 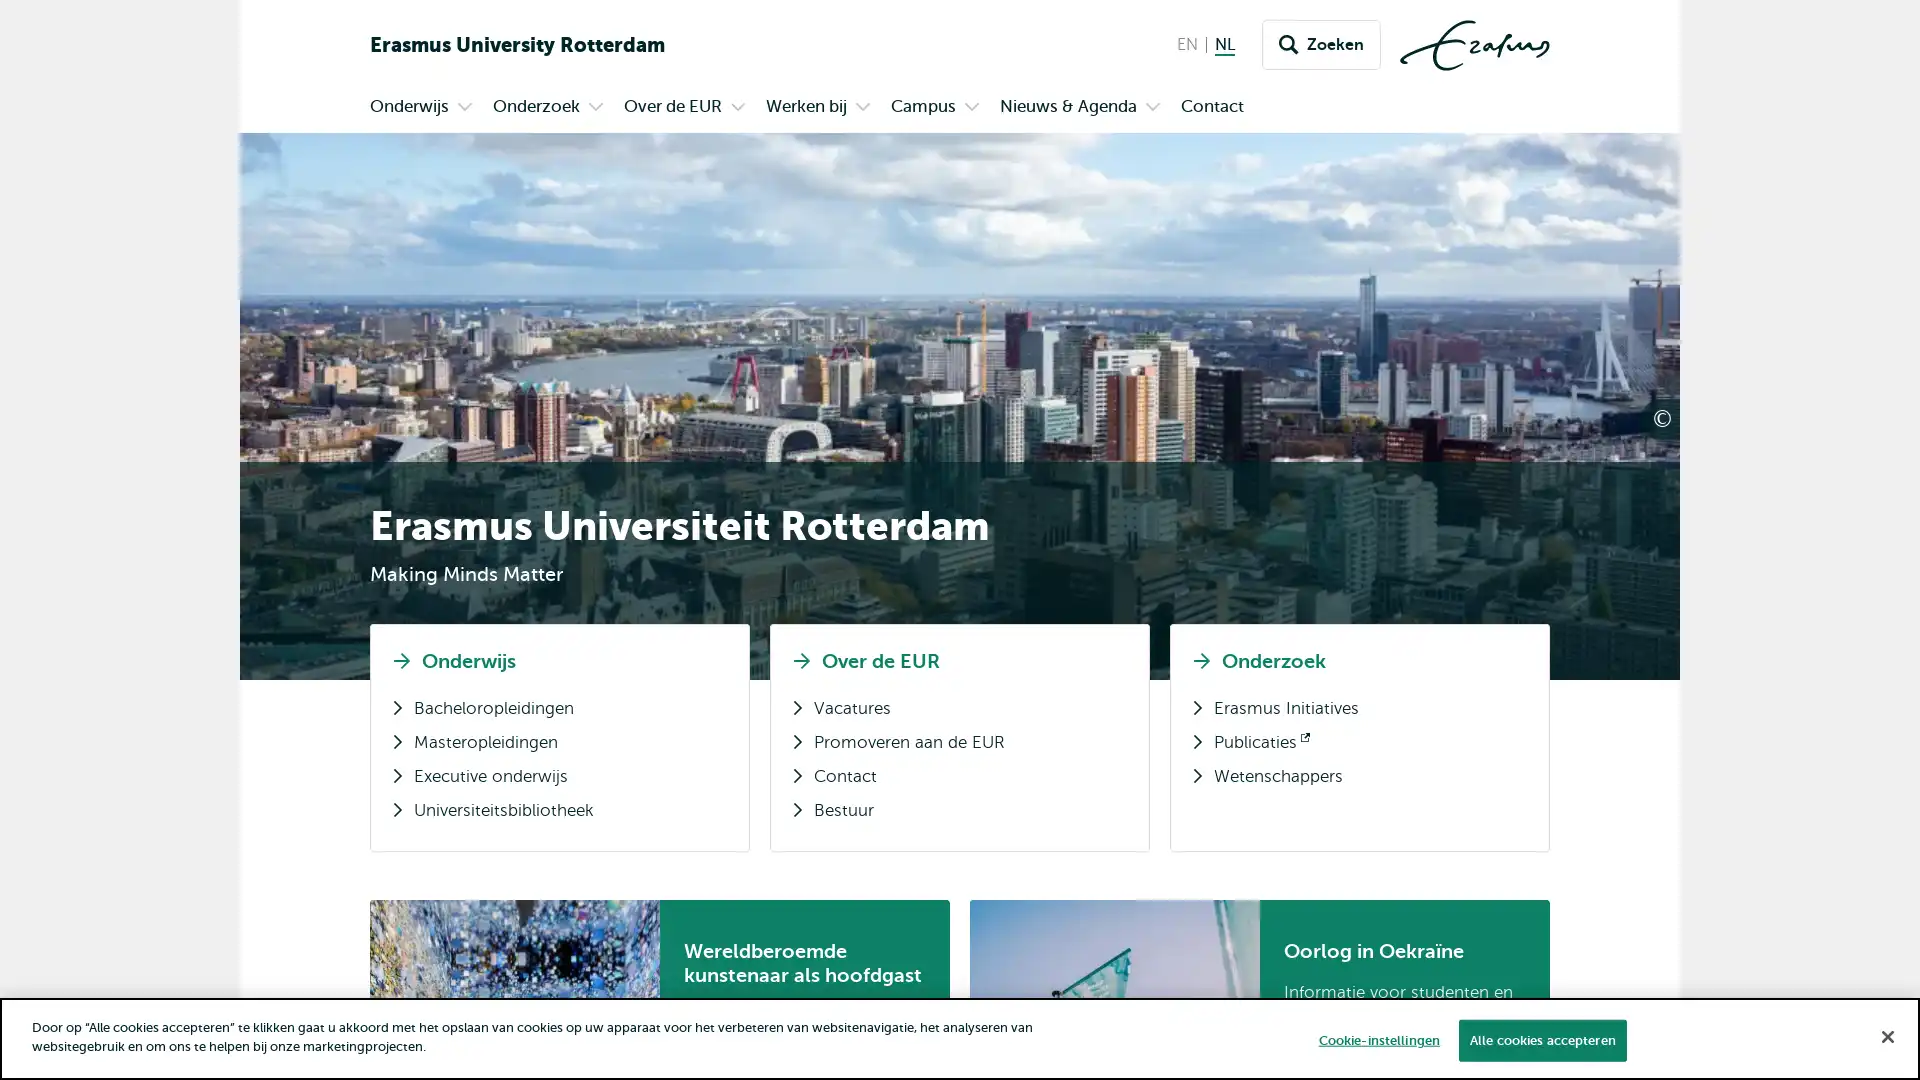 What do you see at coordinates (863, 108) in the screenshot?
I see `Open submenu` at bounding box center [863, 108].